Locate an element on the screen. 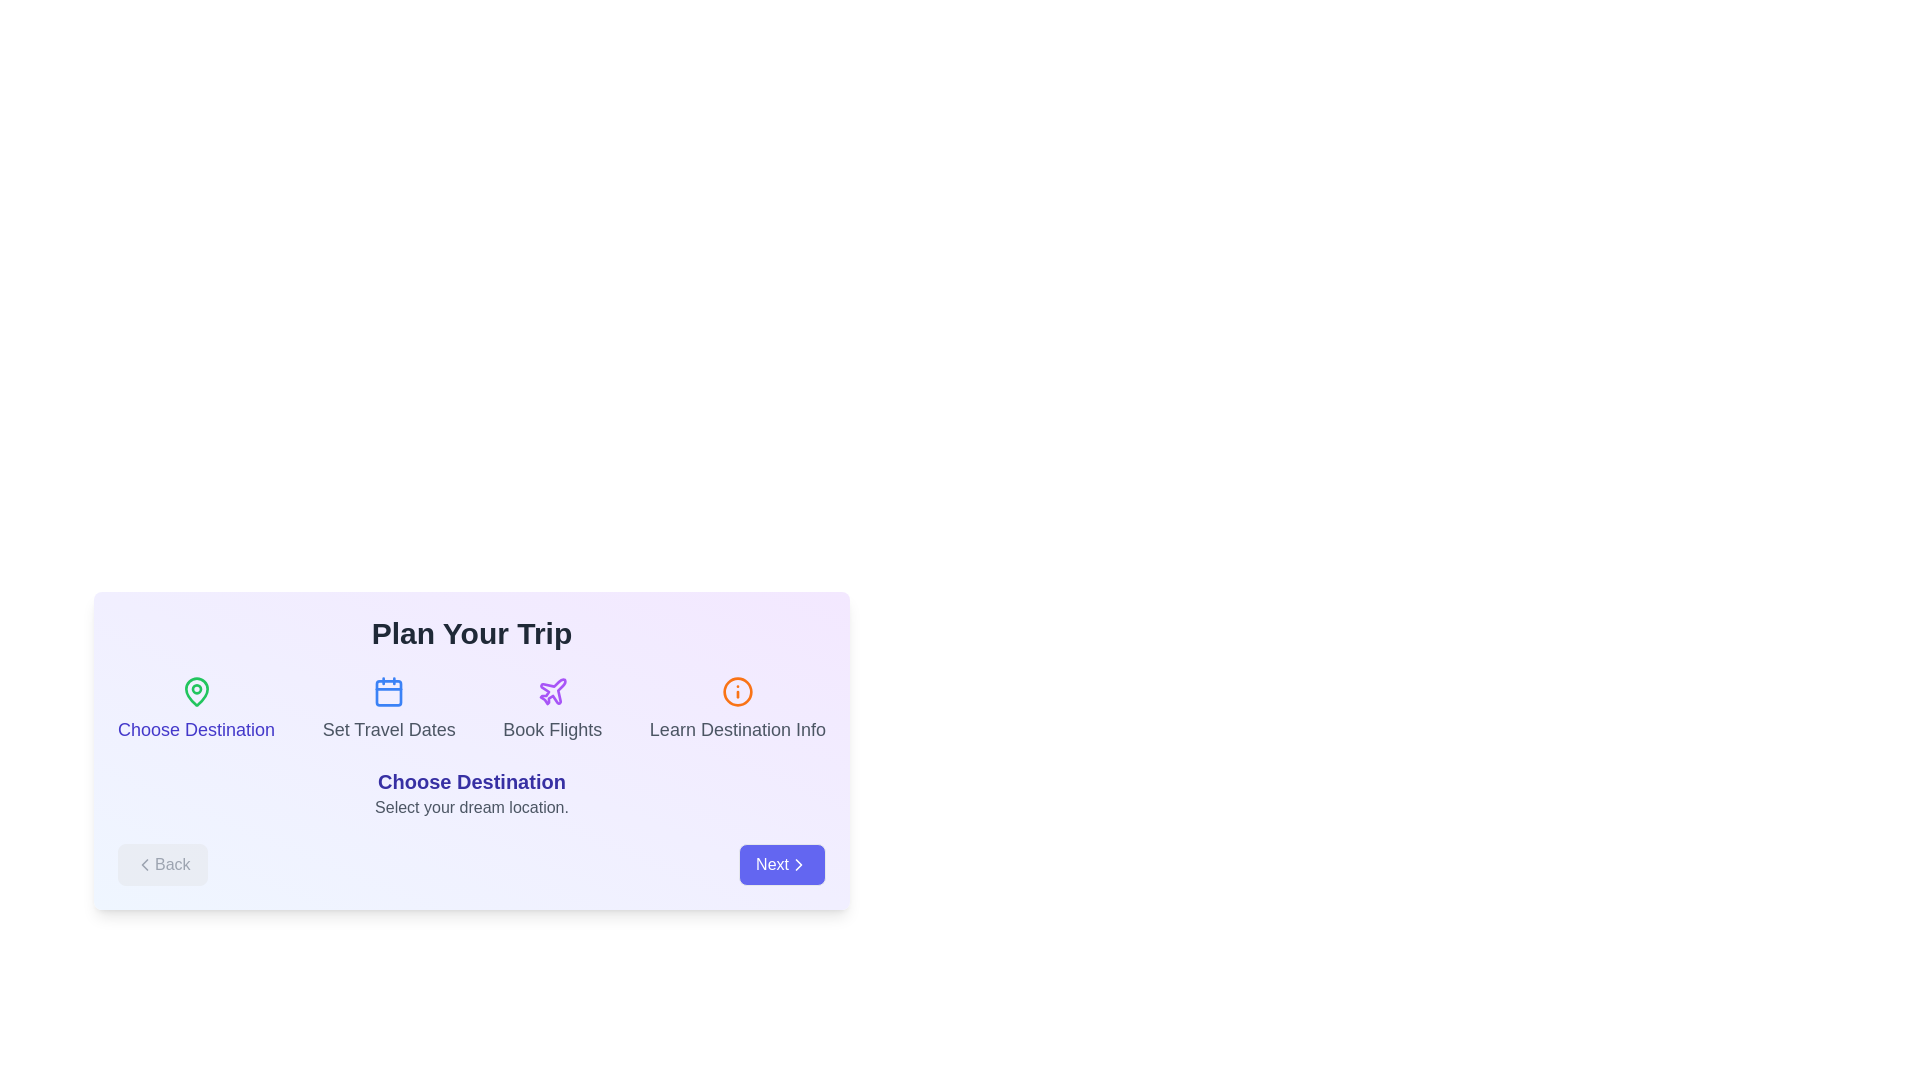 Image resolution: width=1920 pixels, height=1080 pixels. the 'Book Flights' icon located in the navigation panel under the 'Plan Your Trip' section is located at coordinates (552, 690).